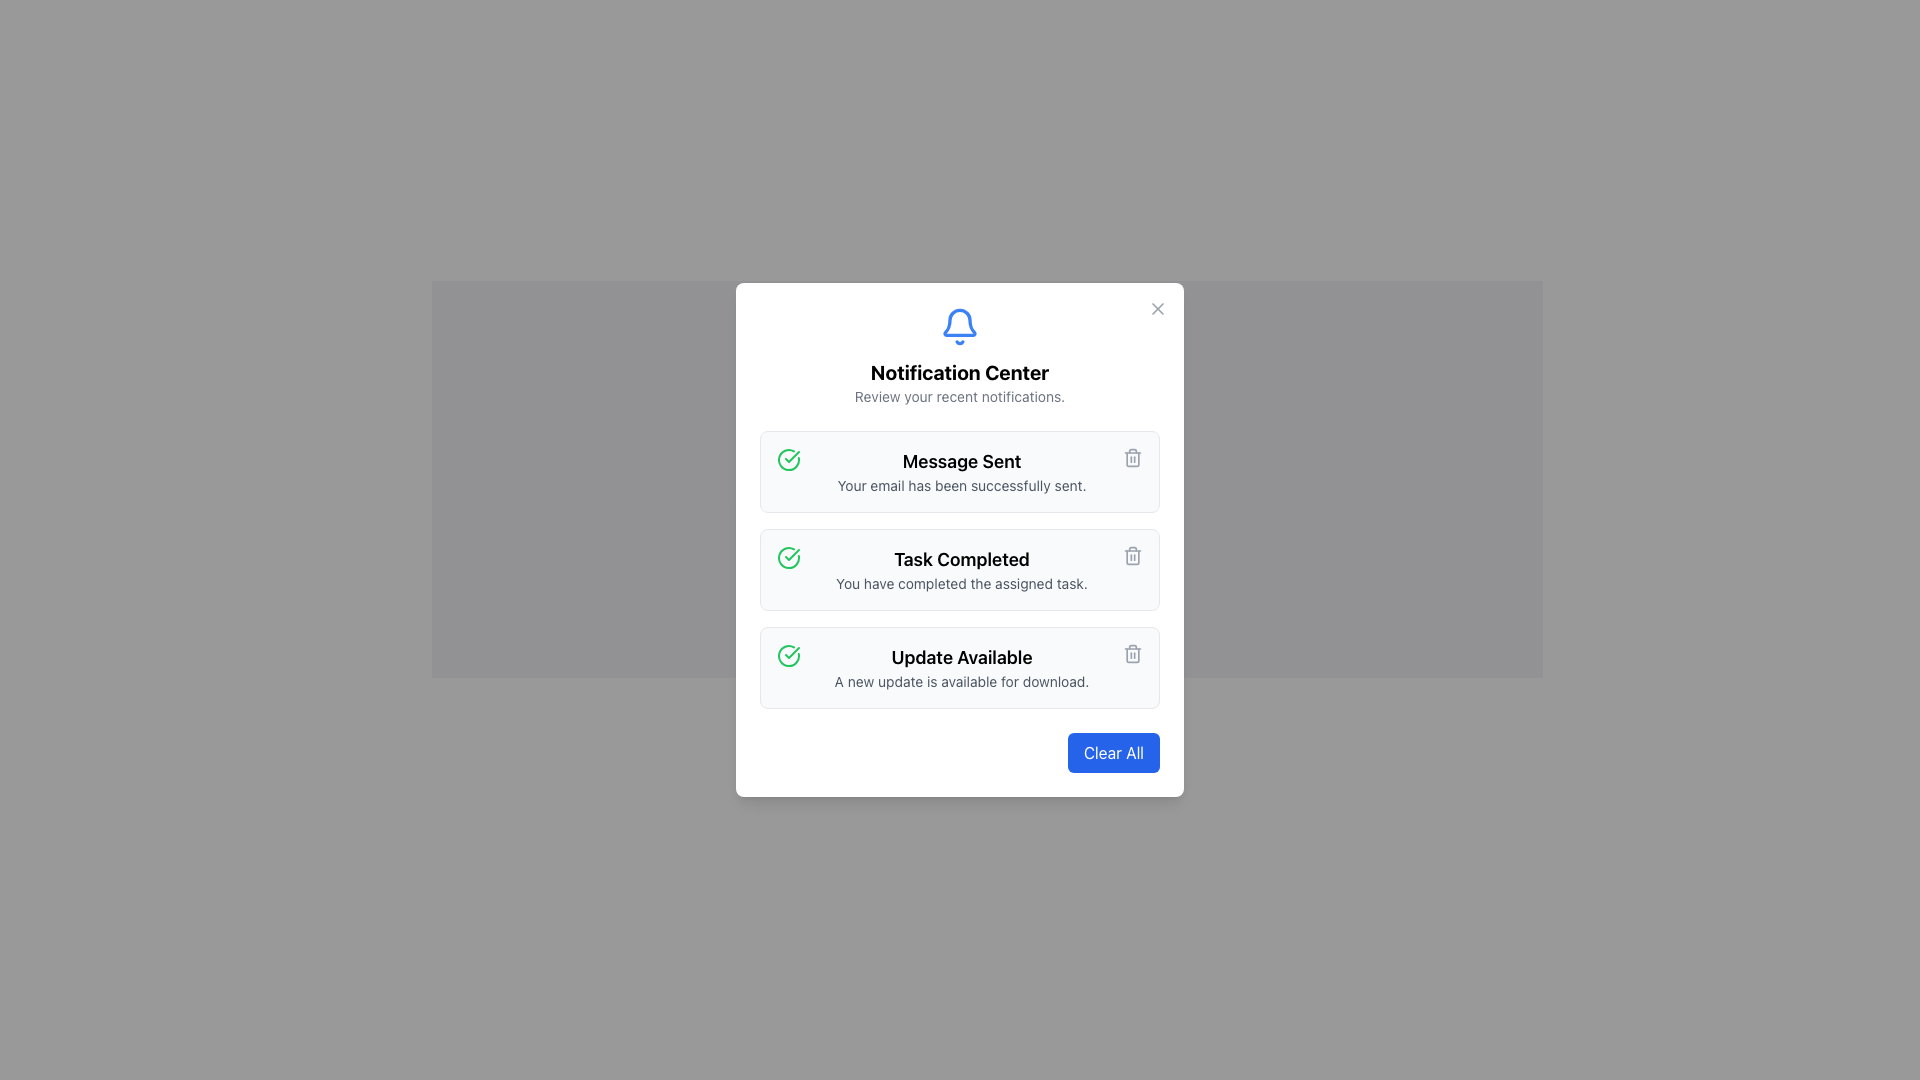 This screenshot has height=1080, width=1920. Describe the element at coordinates (960, 667) in the screenshot. I see `the contents of the 'Update Available' notification card located in the Notification Center panel, which is the third item in the list of notifications` at that location.